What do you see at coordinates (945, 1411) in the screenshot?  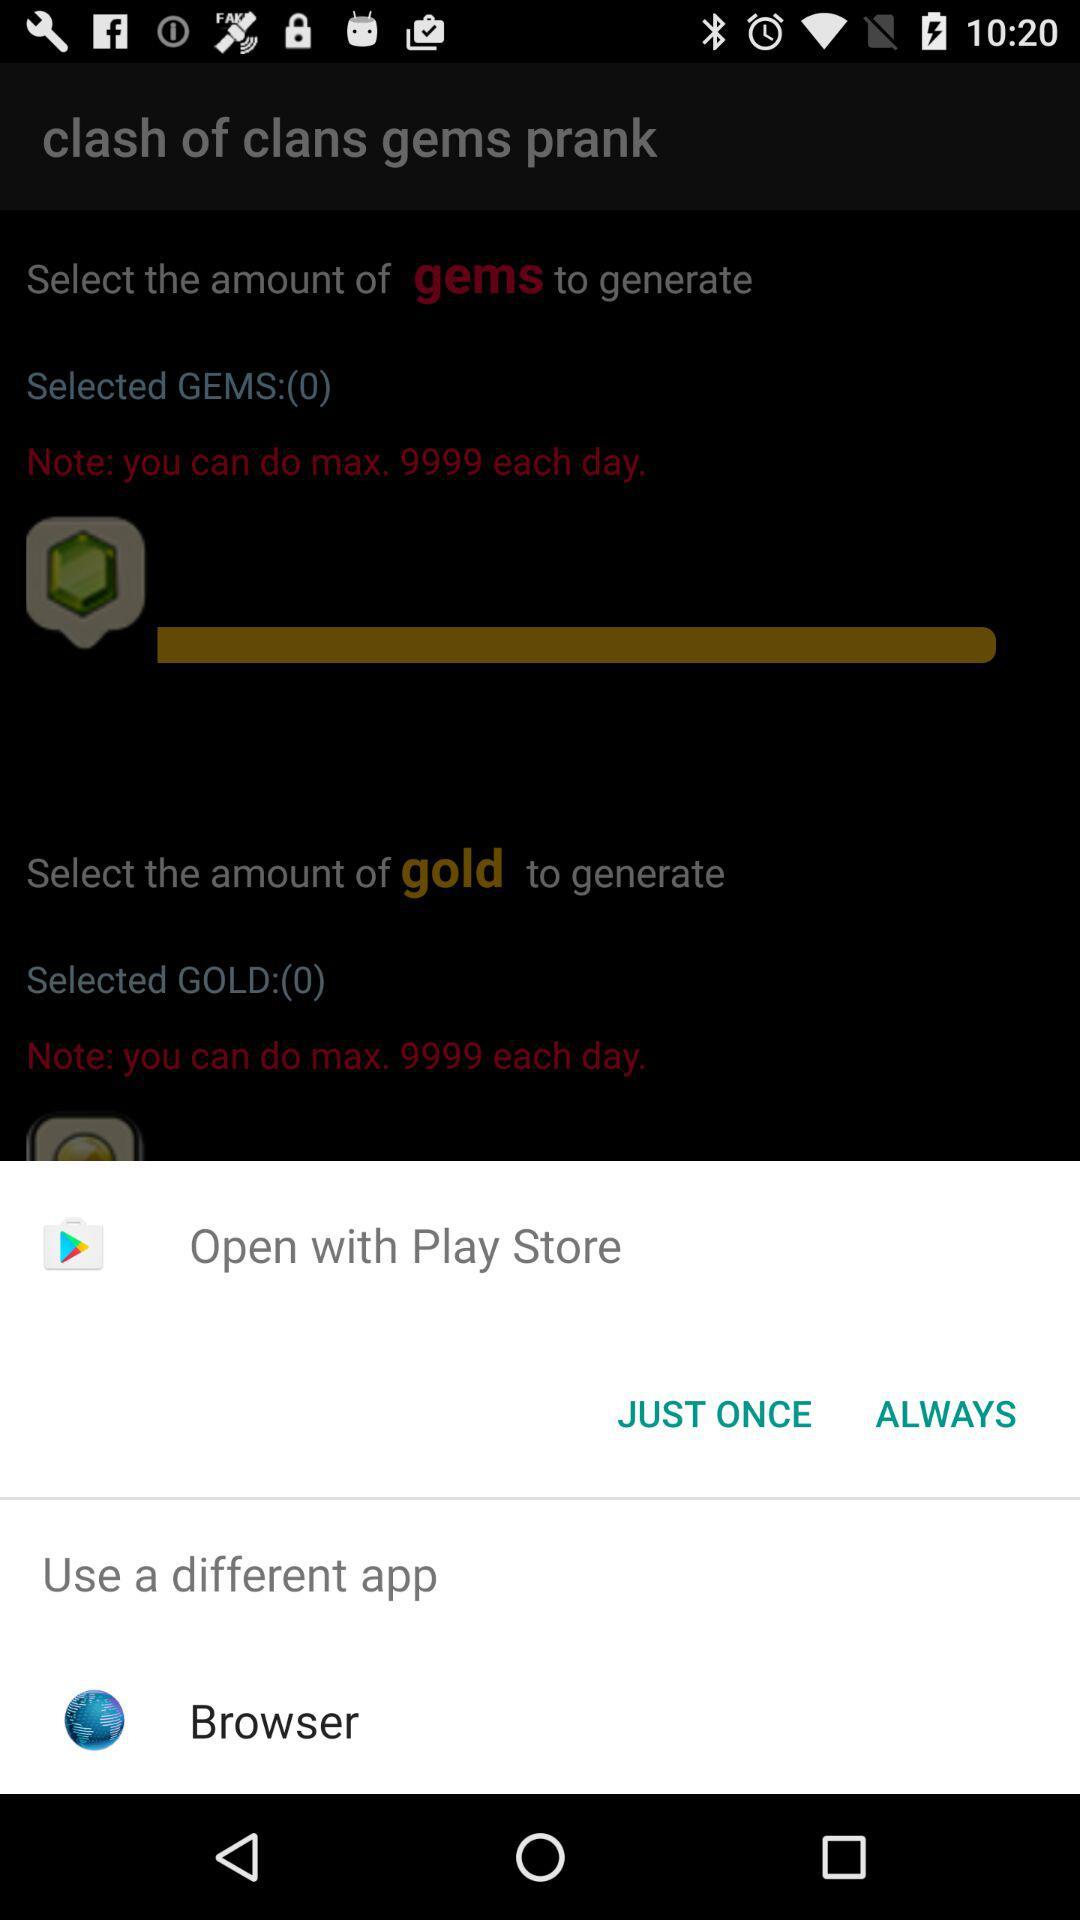 I see `the app below open with play icon` at bounding box center [945, 1411].